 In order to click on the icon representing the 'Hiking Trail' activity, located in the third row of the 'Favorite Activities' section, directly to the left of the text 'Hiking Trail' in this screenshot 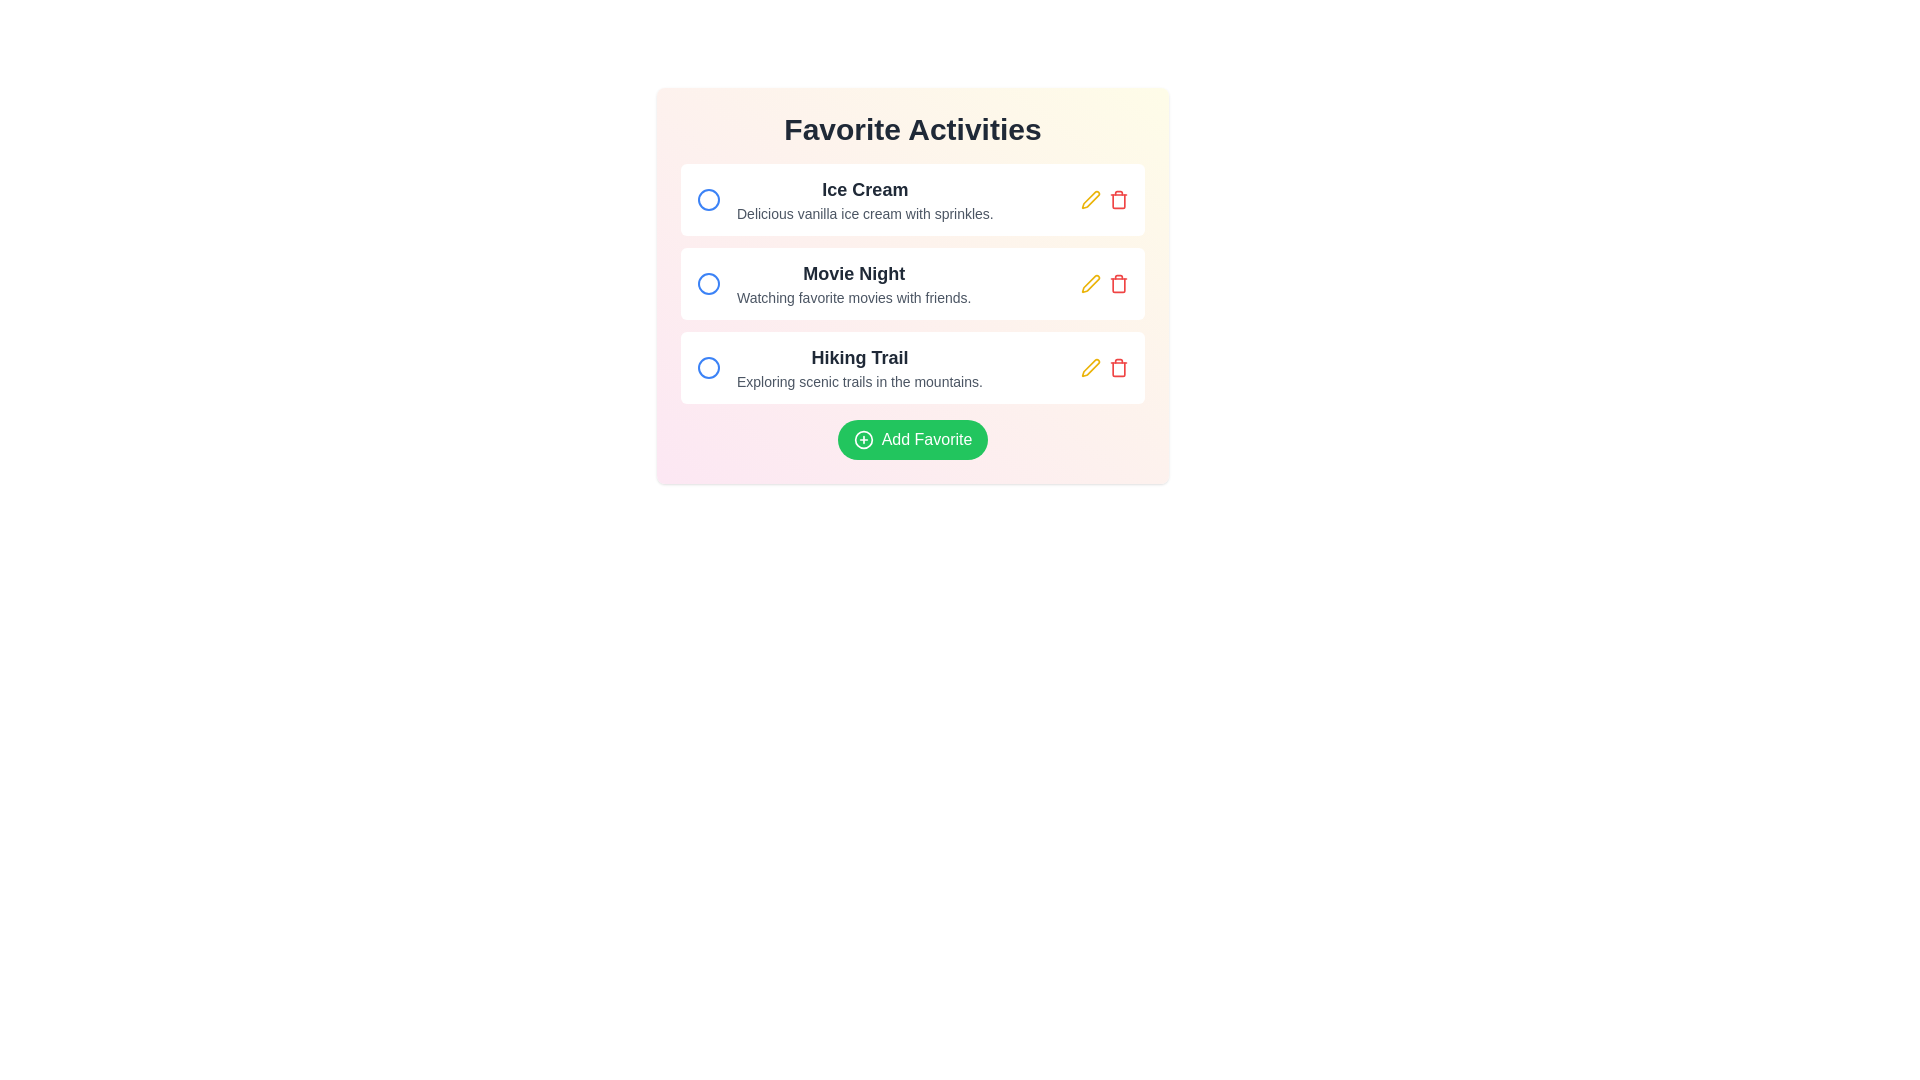, I will do `click(709, 367)`.